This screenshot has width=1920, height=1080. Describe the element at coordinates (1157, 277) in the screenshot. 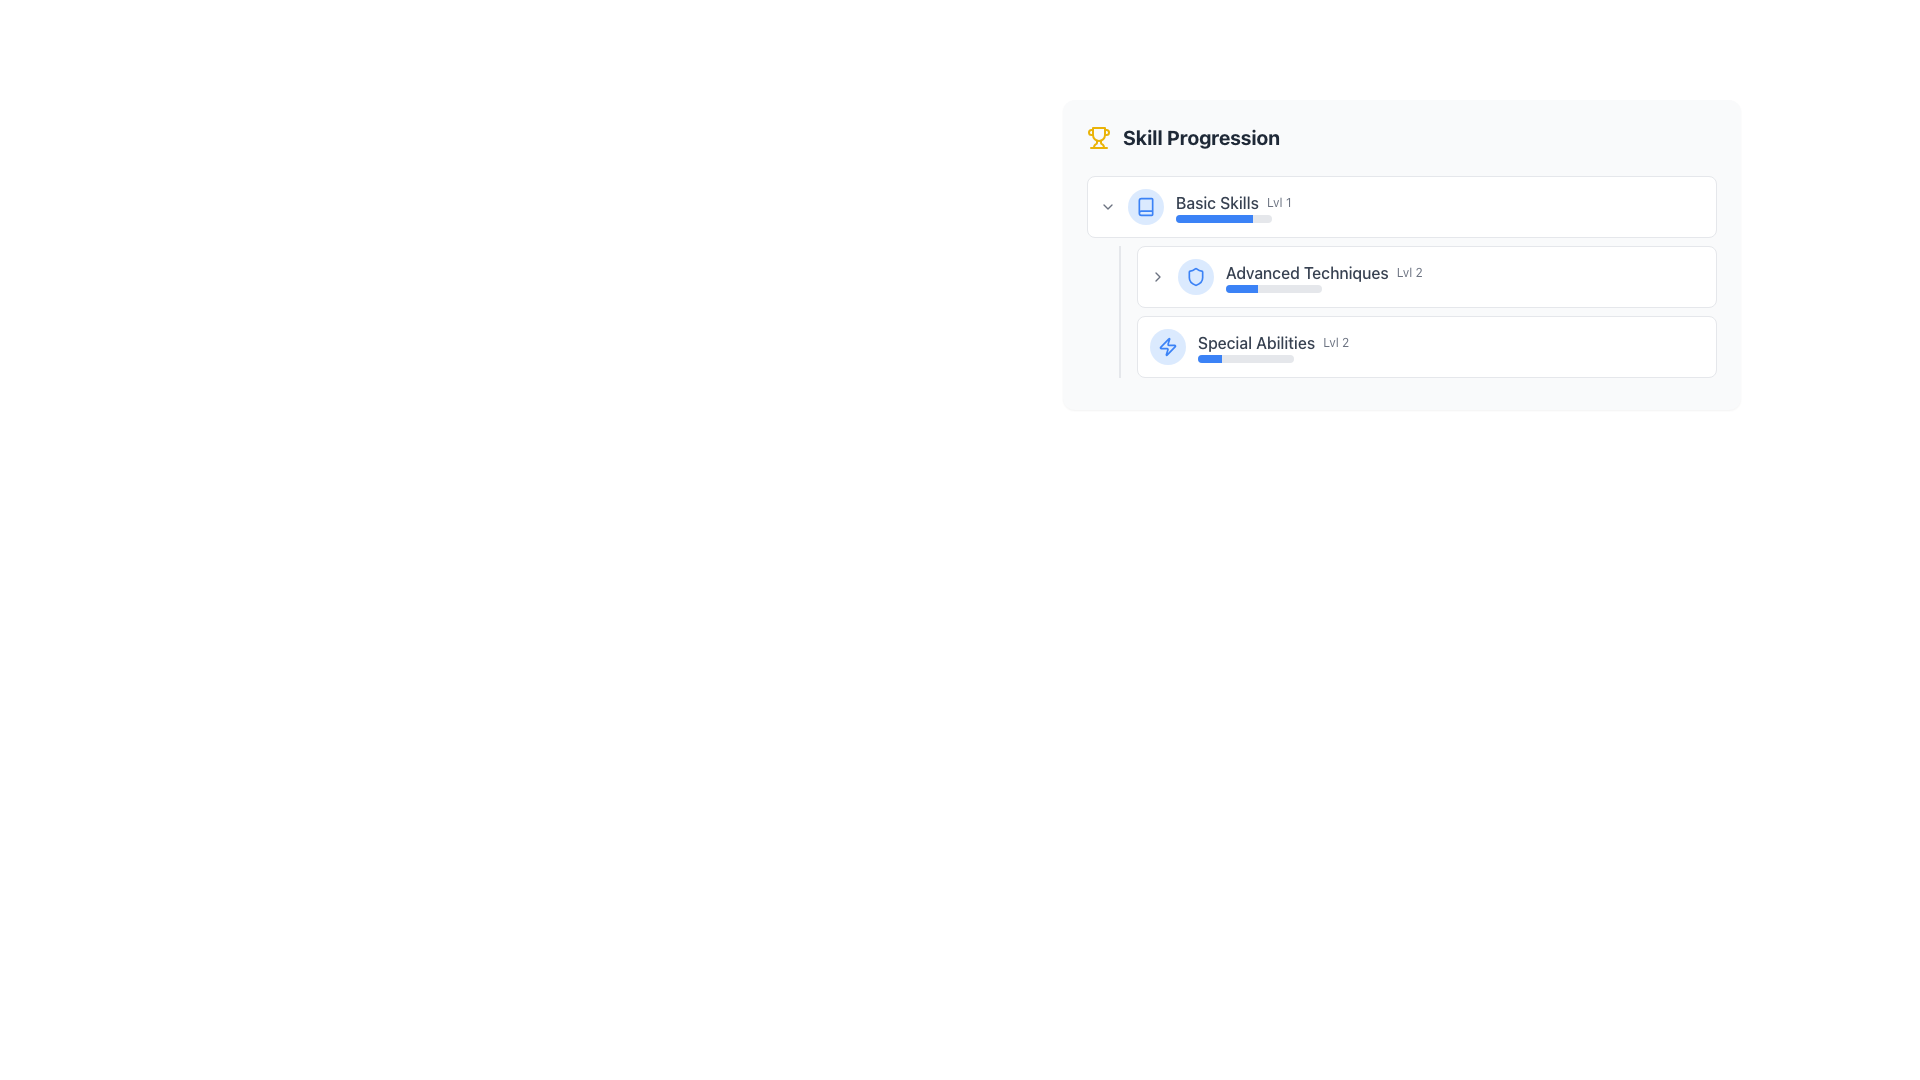

I see `the small right-facing chevron arrow icon located to the left of the text 'Advanced Techniques Lvl 2' in the 'Skill Progression' module` at that location.